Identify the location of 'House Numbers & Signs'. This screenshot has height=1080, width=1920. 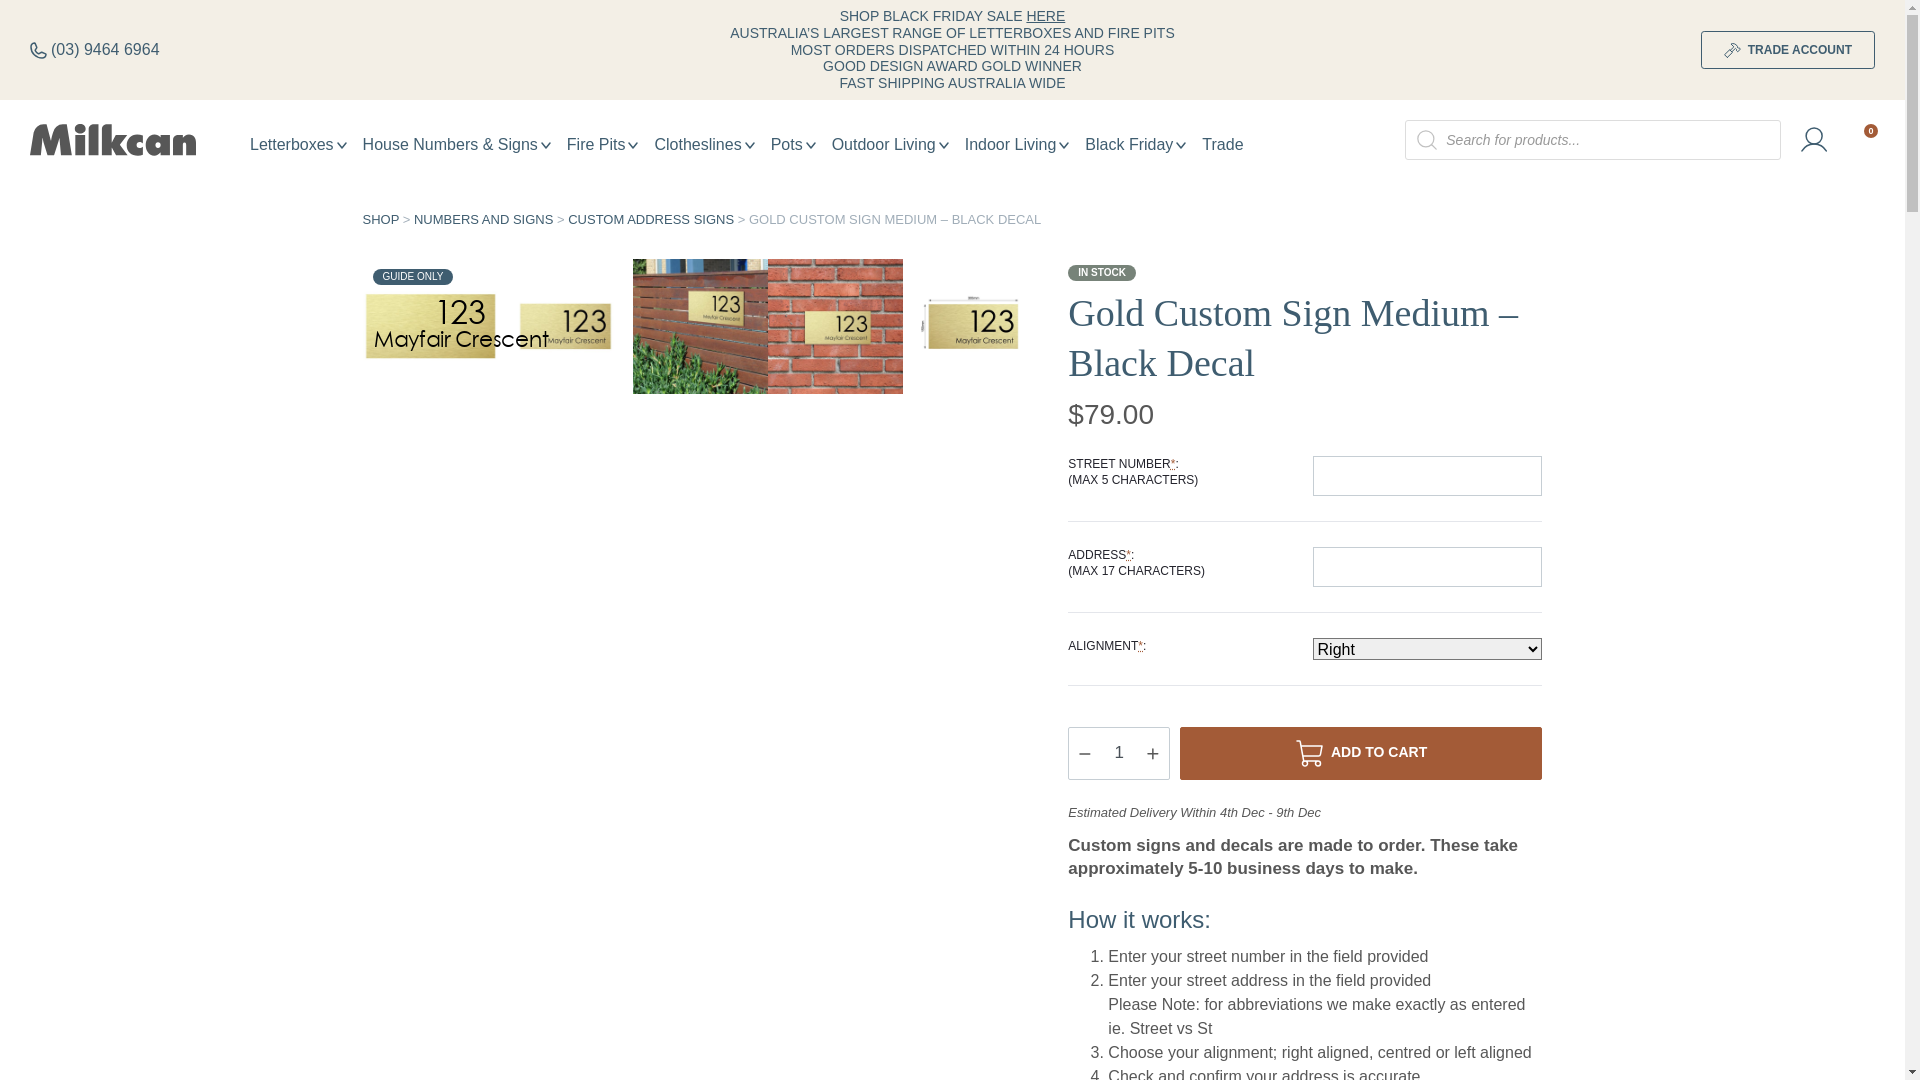
(455, 143).